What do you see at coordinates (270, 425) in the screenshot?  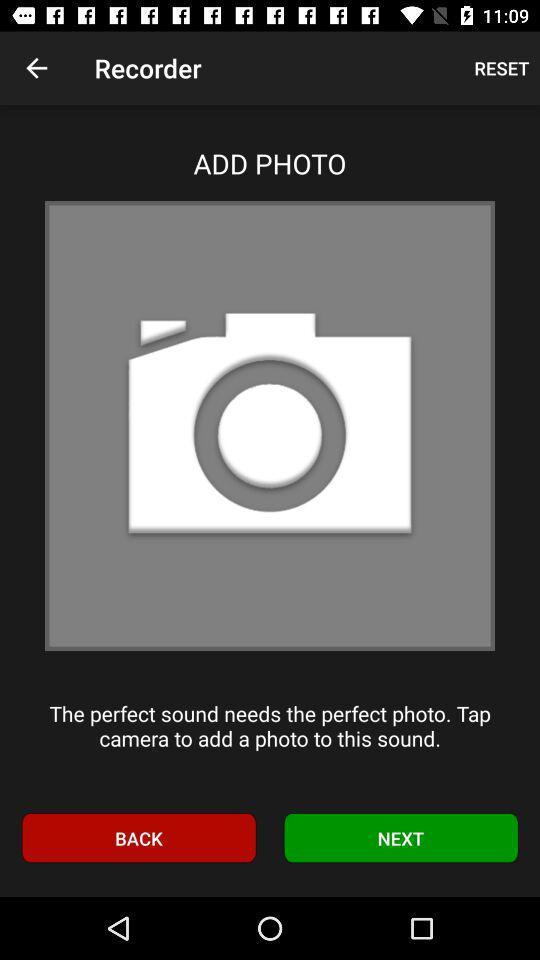 I see `a photograph to the area` at bounding box center [270, 425].